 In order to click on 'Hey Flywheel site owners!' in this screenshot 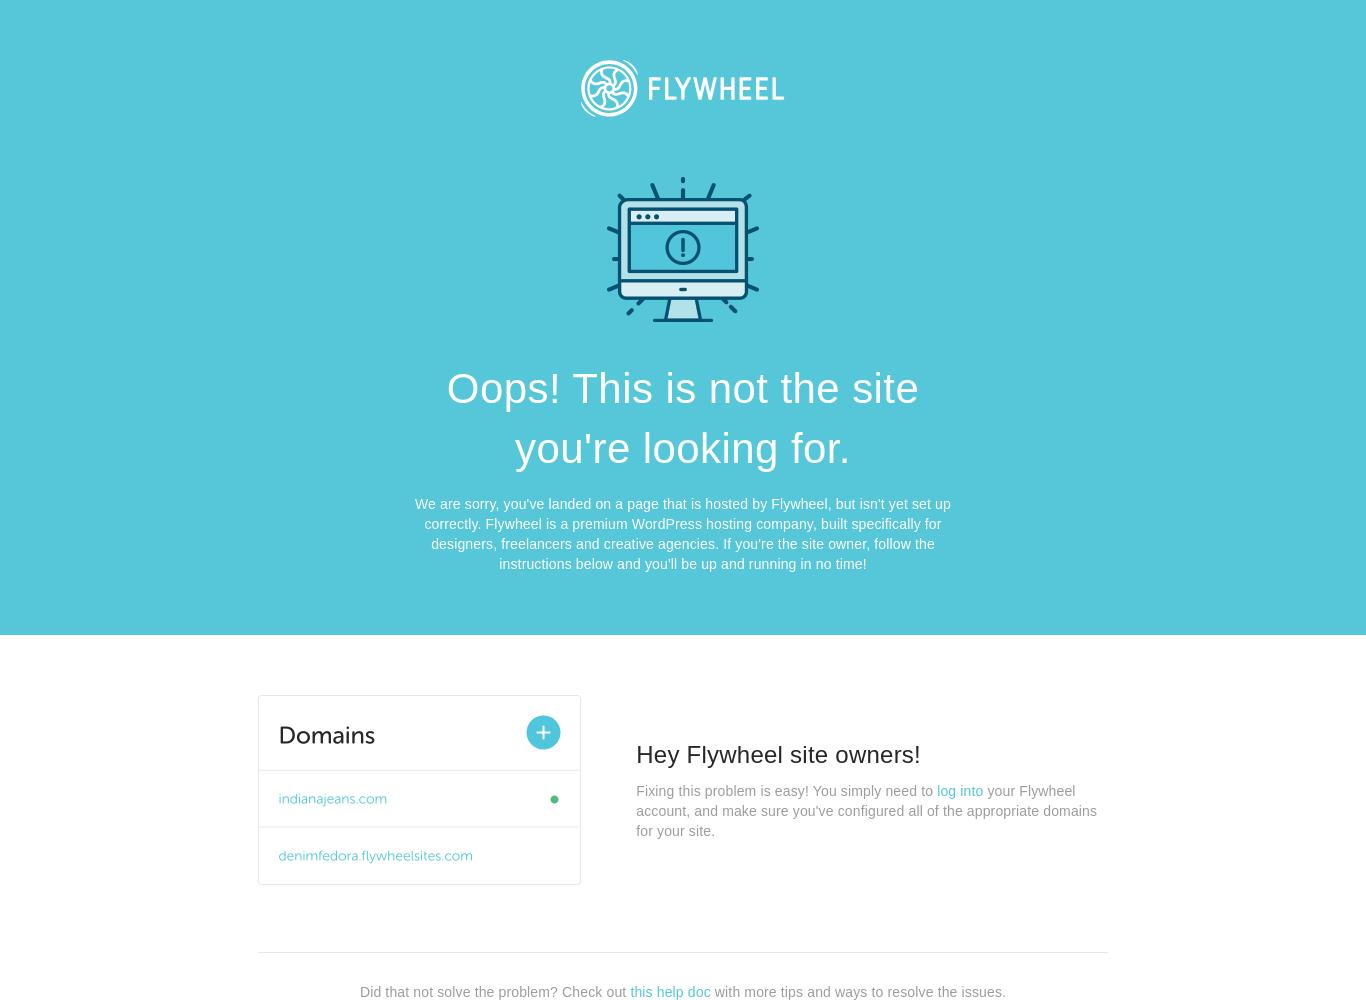, I will do `click(778, 753)`.